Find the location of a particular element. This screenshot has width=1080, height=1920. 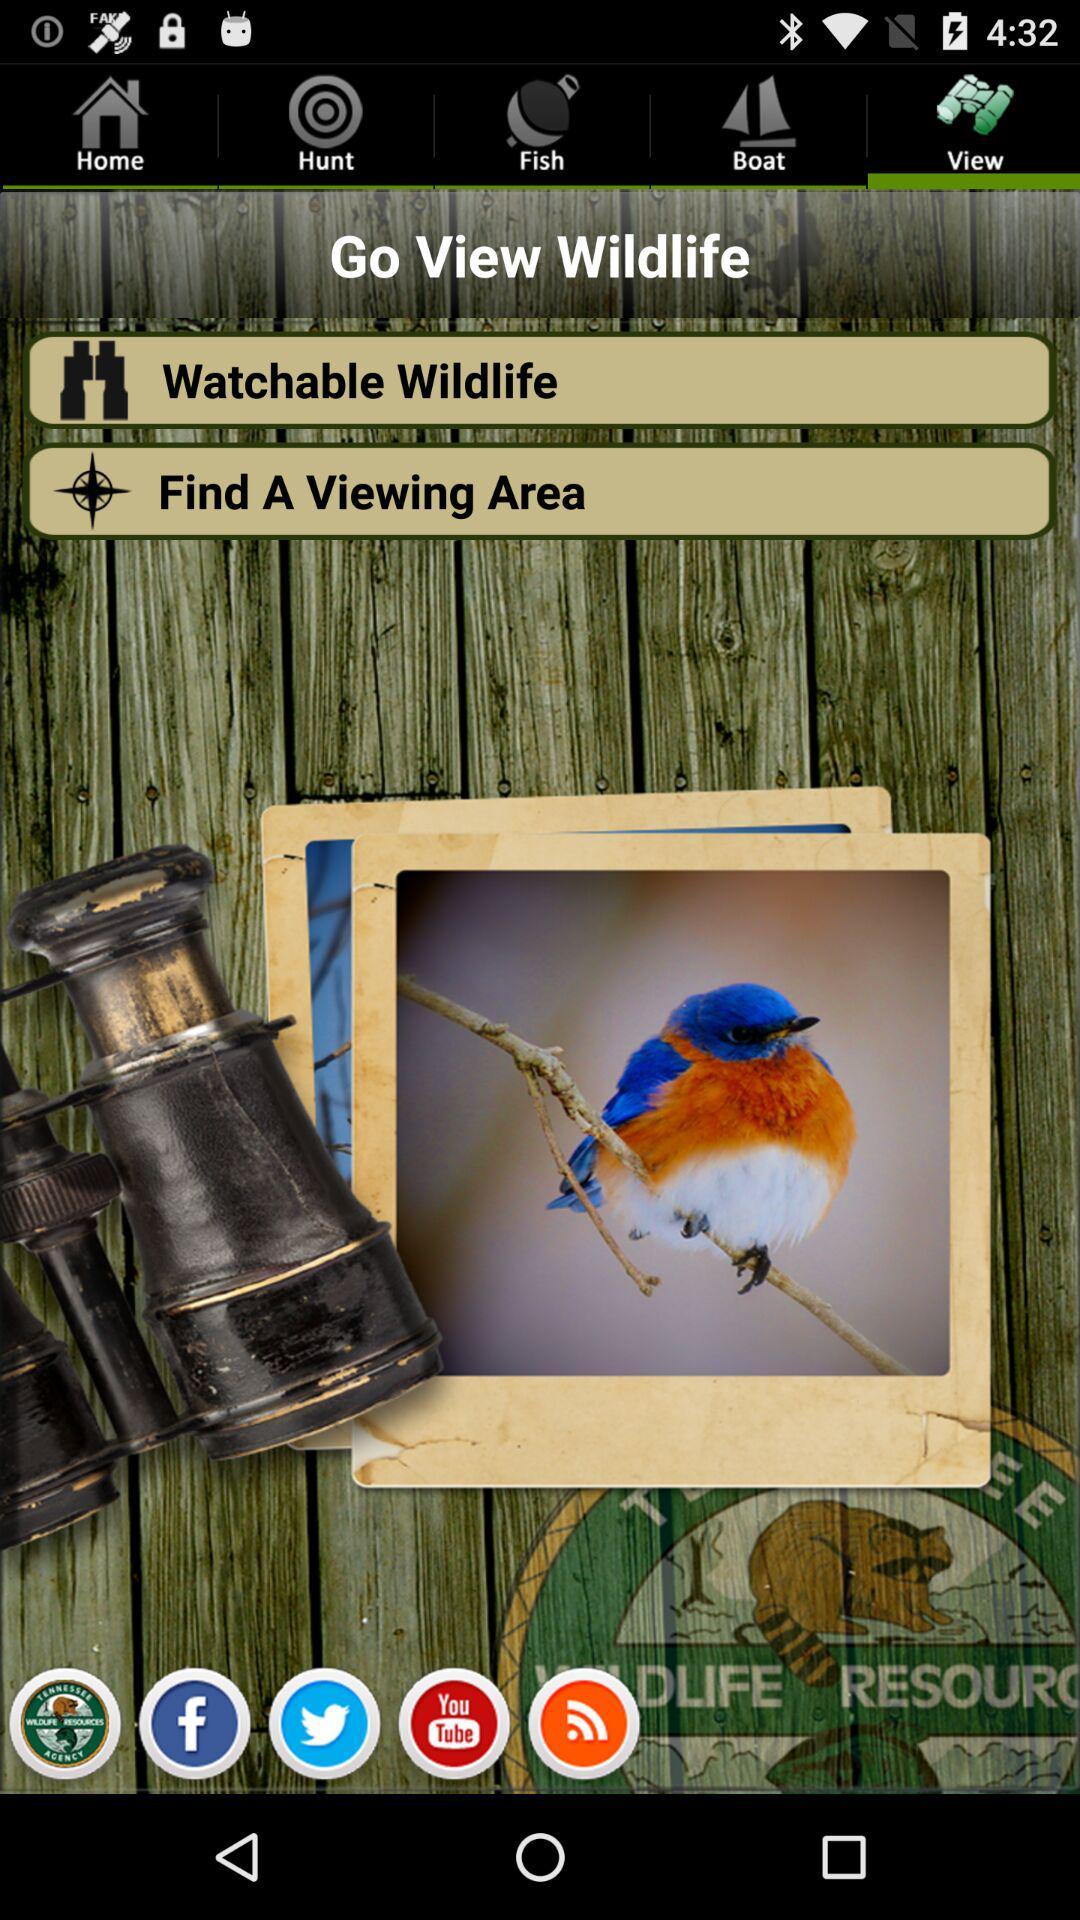

share to youtube is located at coordinates (454, 1728).